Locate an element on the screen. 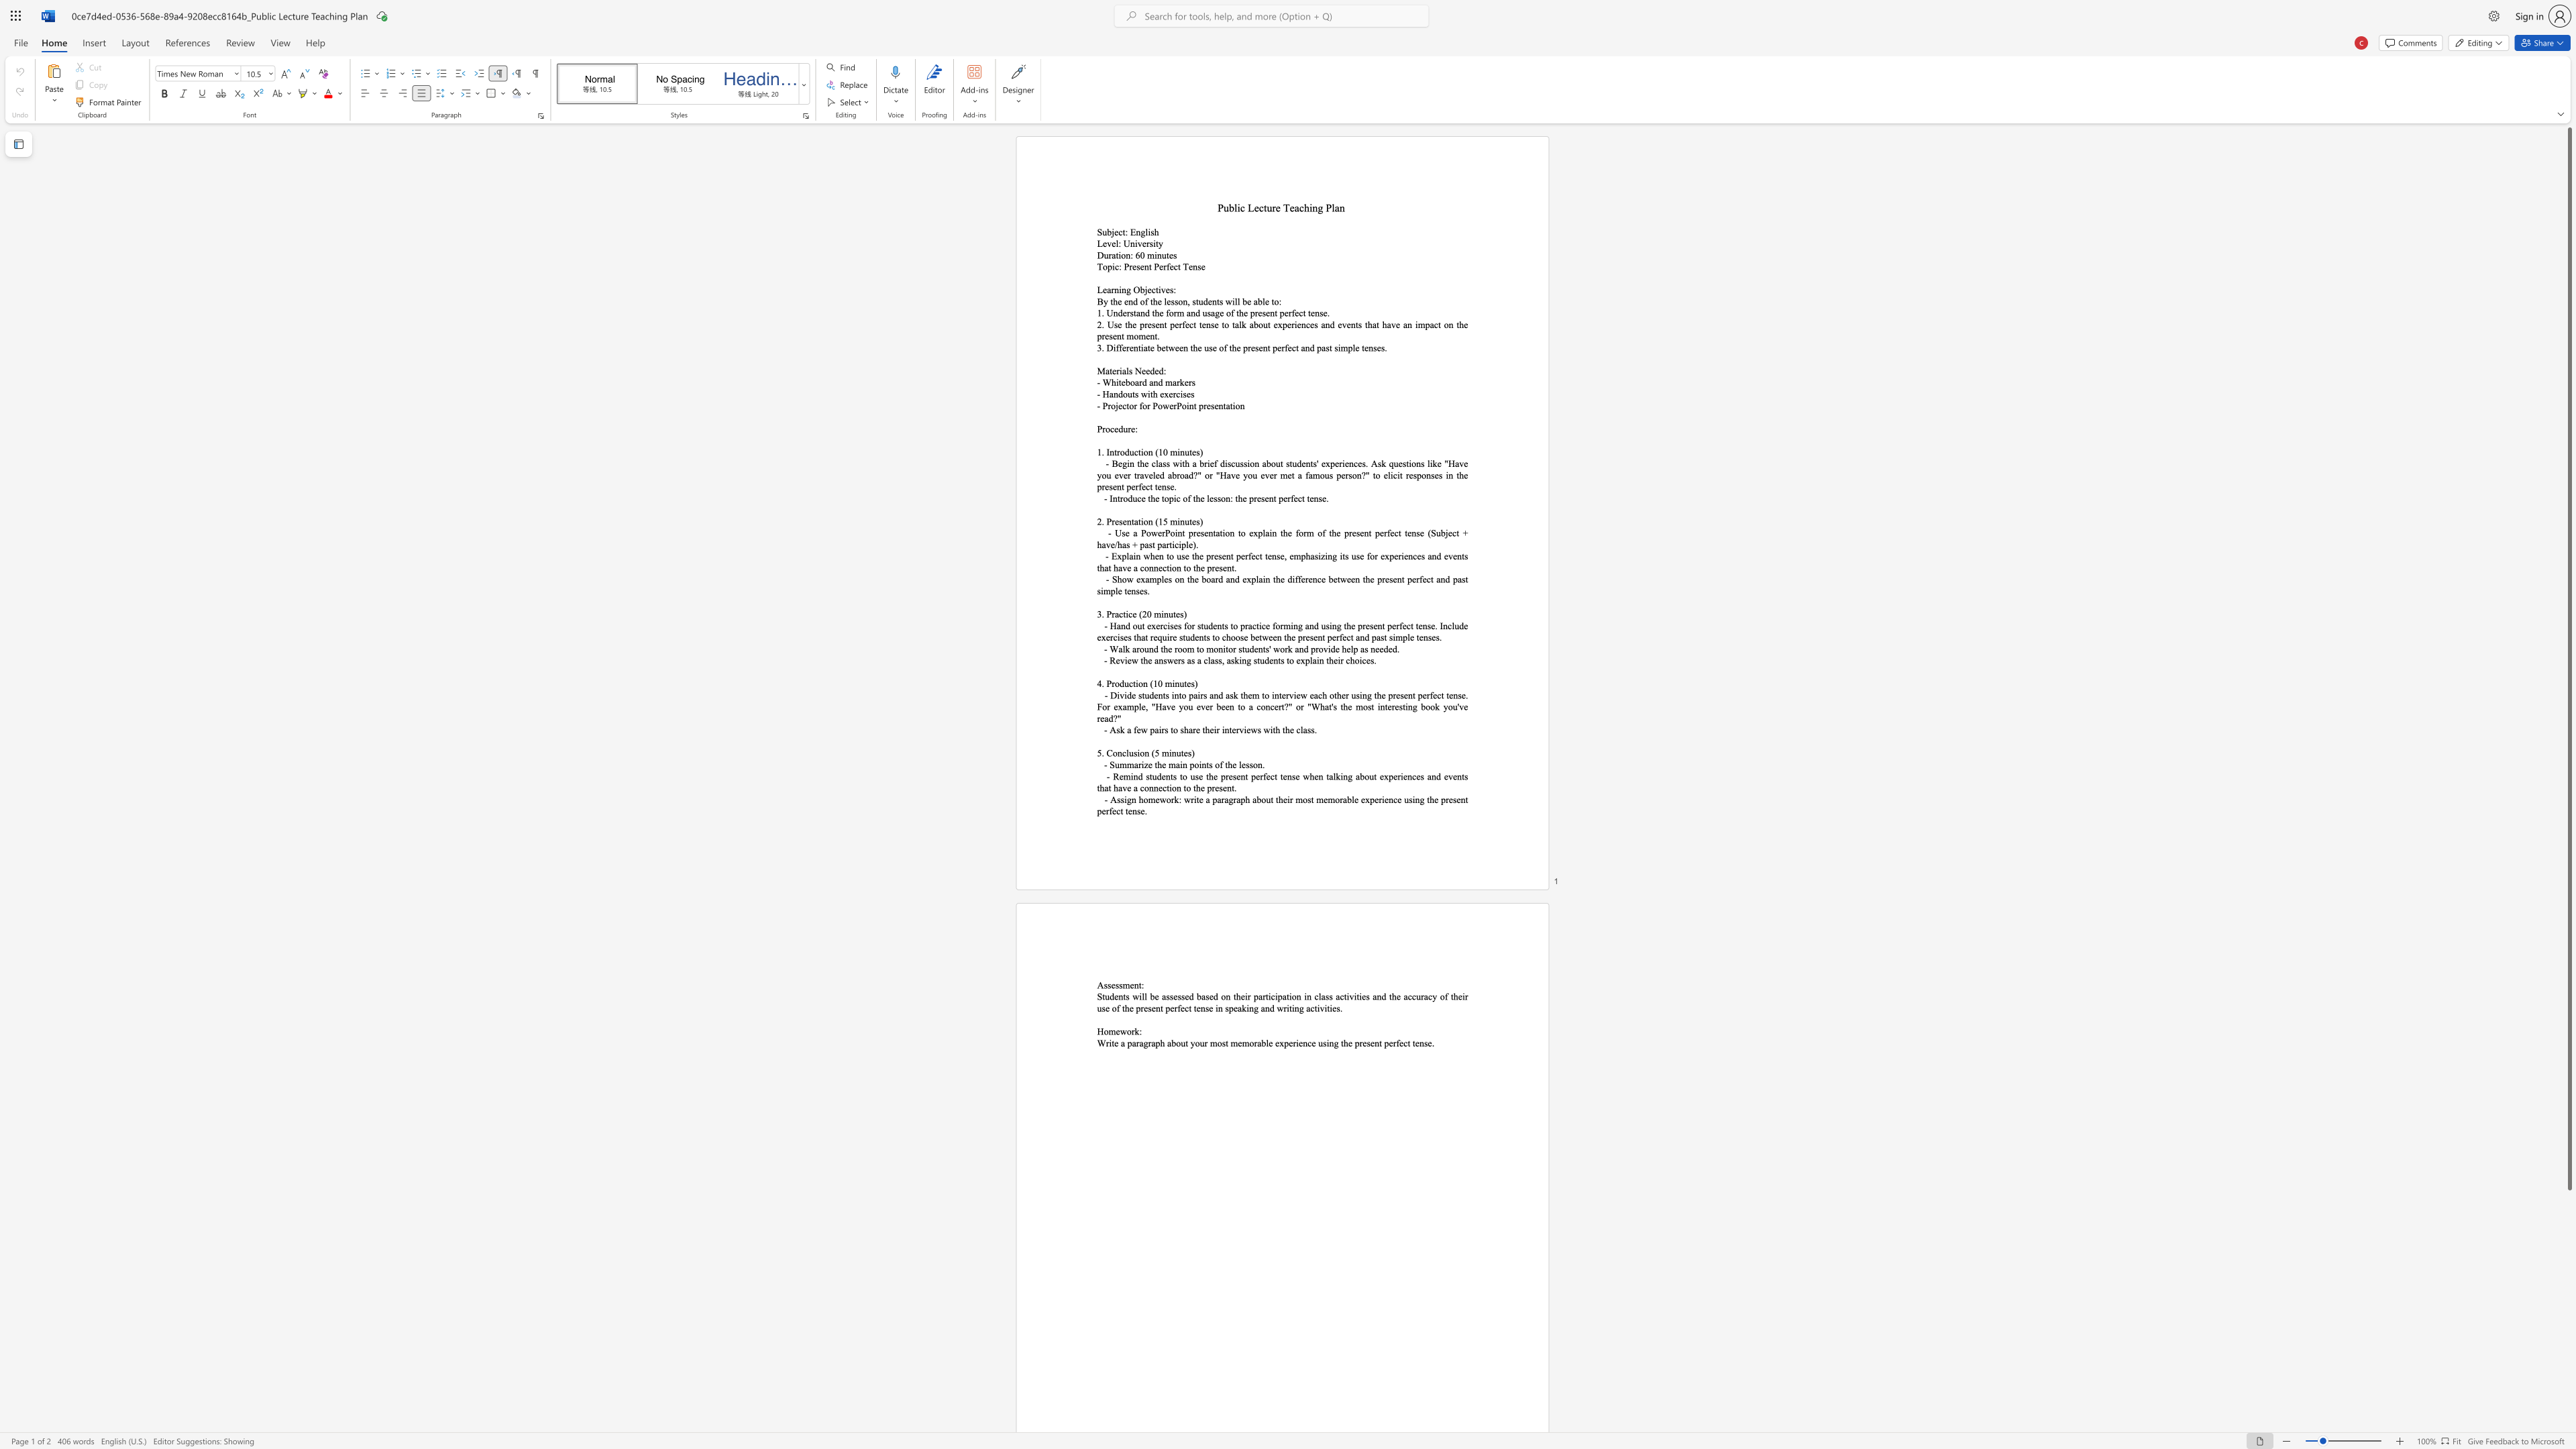  the 9th character "r" in the text is located at coordinates (1407, 474).